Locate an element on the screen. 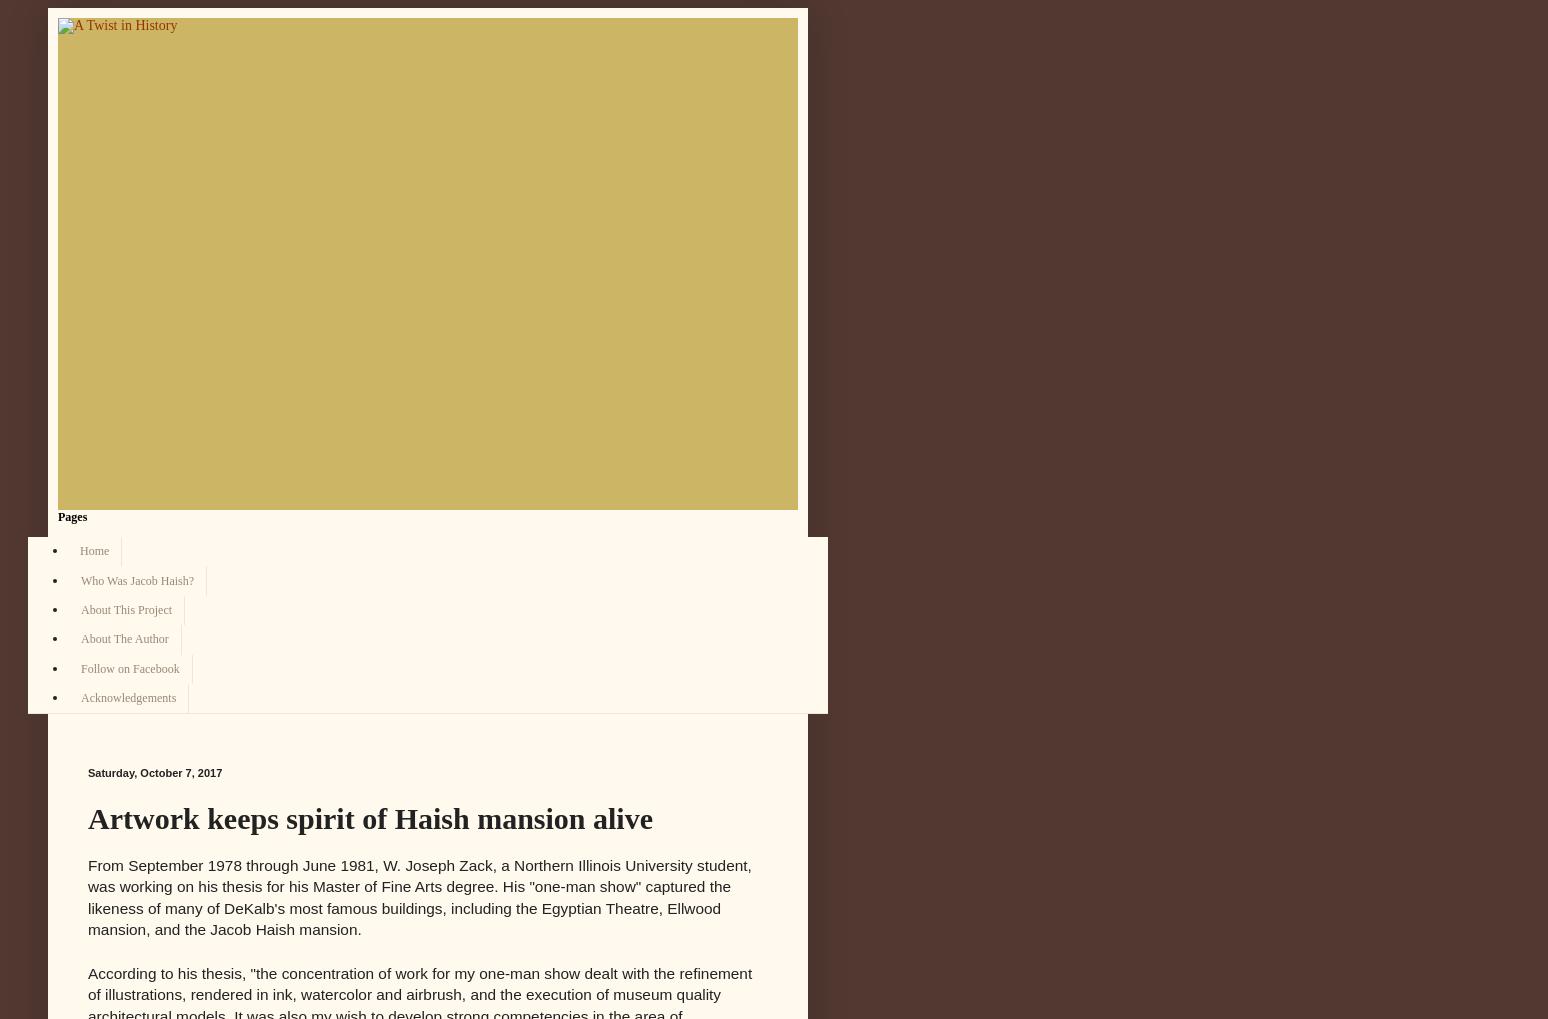  'About This Project' is located at coordinates (79, 608).